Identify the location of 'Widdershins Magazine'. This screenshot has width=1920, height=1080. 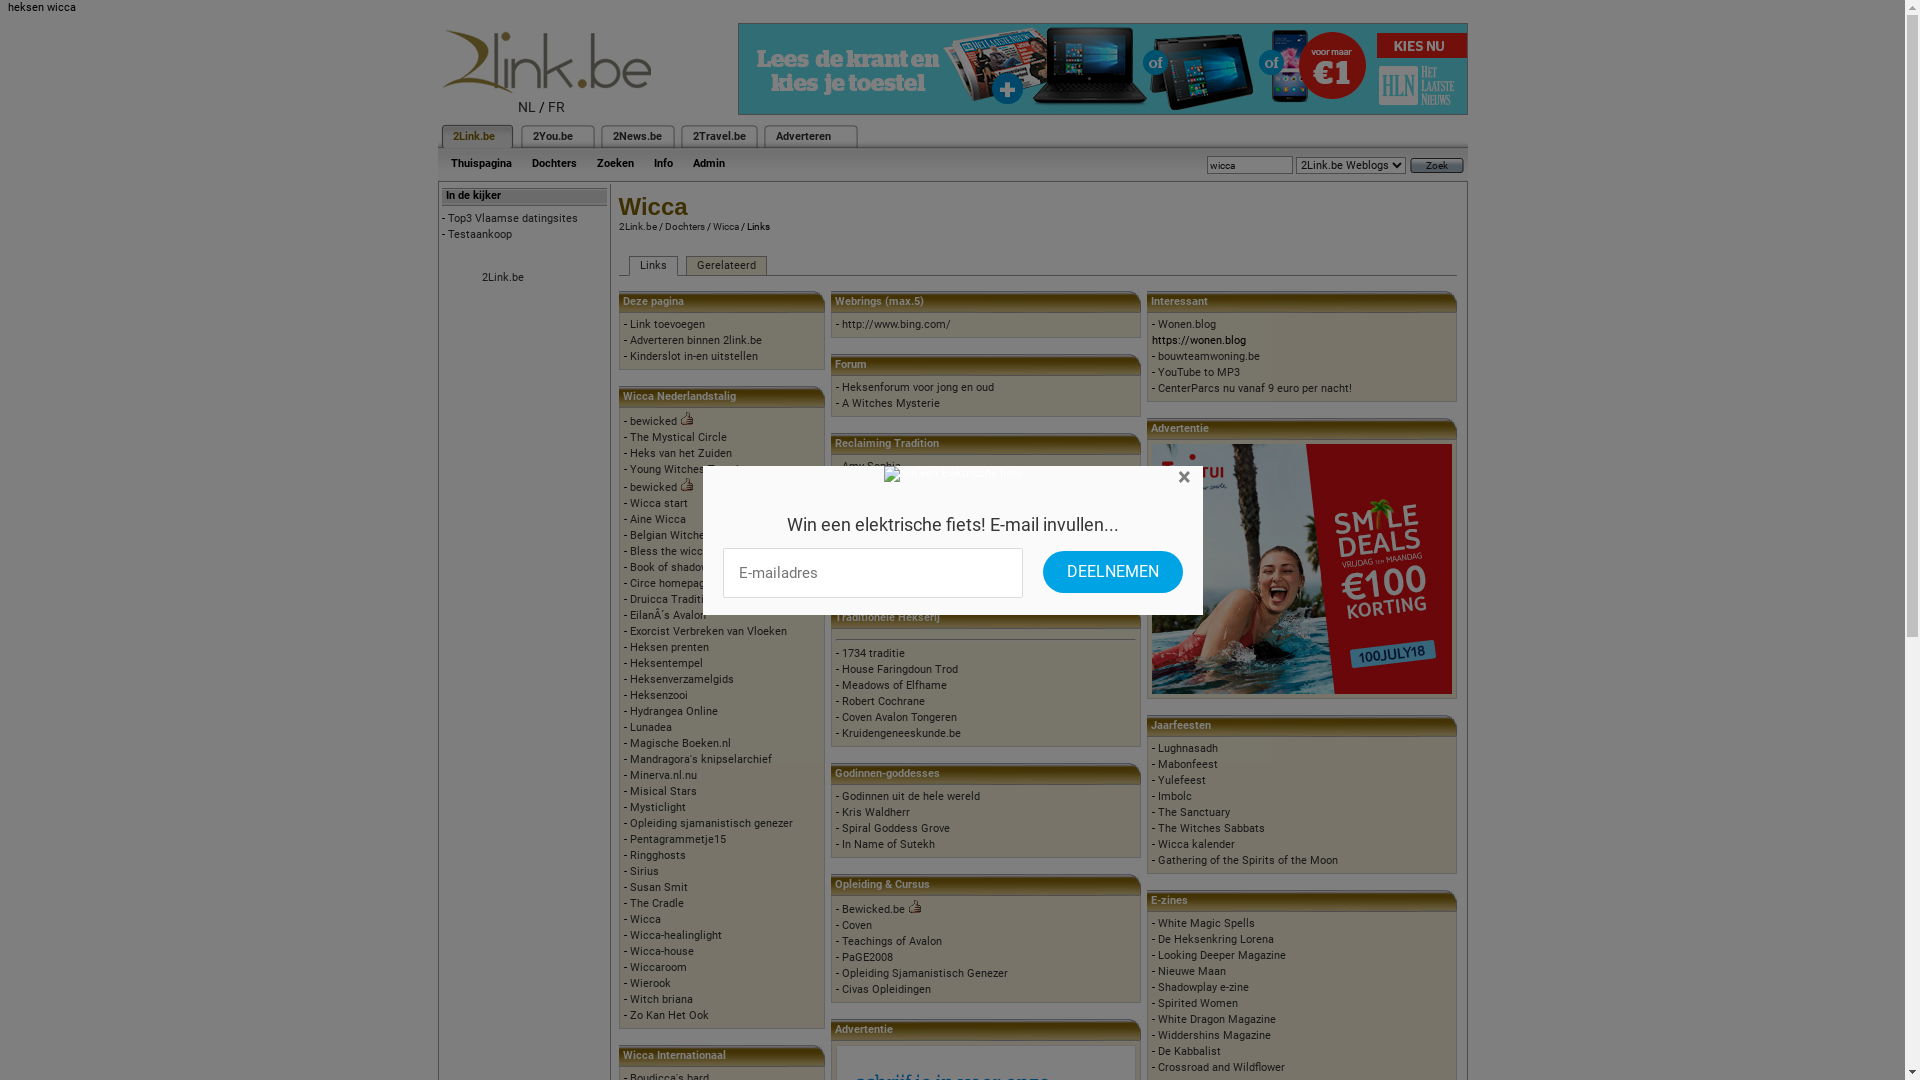
(1157, 1035).